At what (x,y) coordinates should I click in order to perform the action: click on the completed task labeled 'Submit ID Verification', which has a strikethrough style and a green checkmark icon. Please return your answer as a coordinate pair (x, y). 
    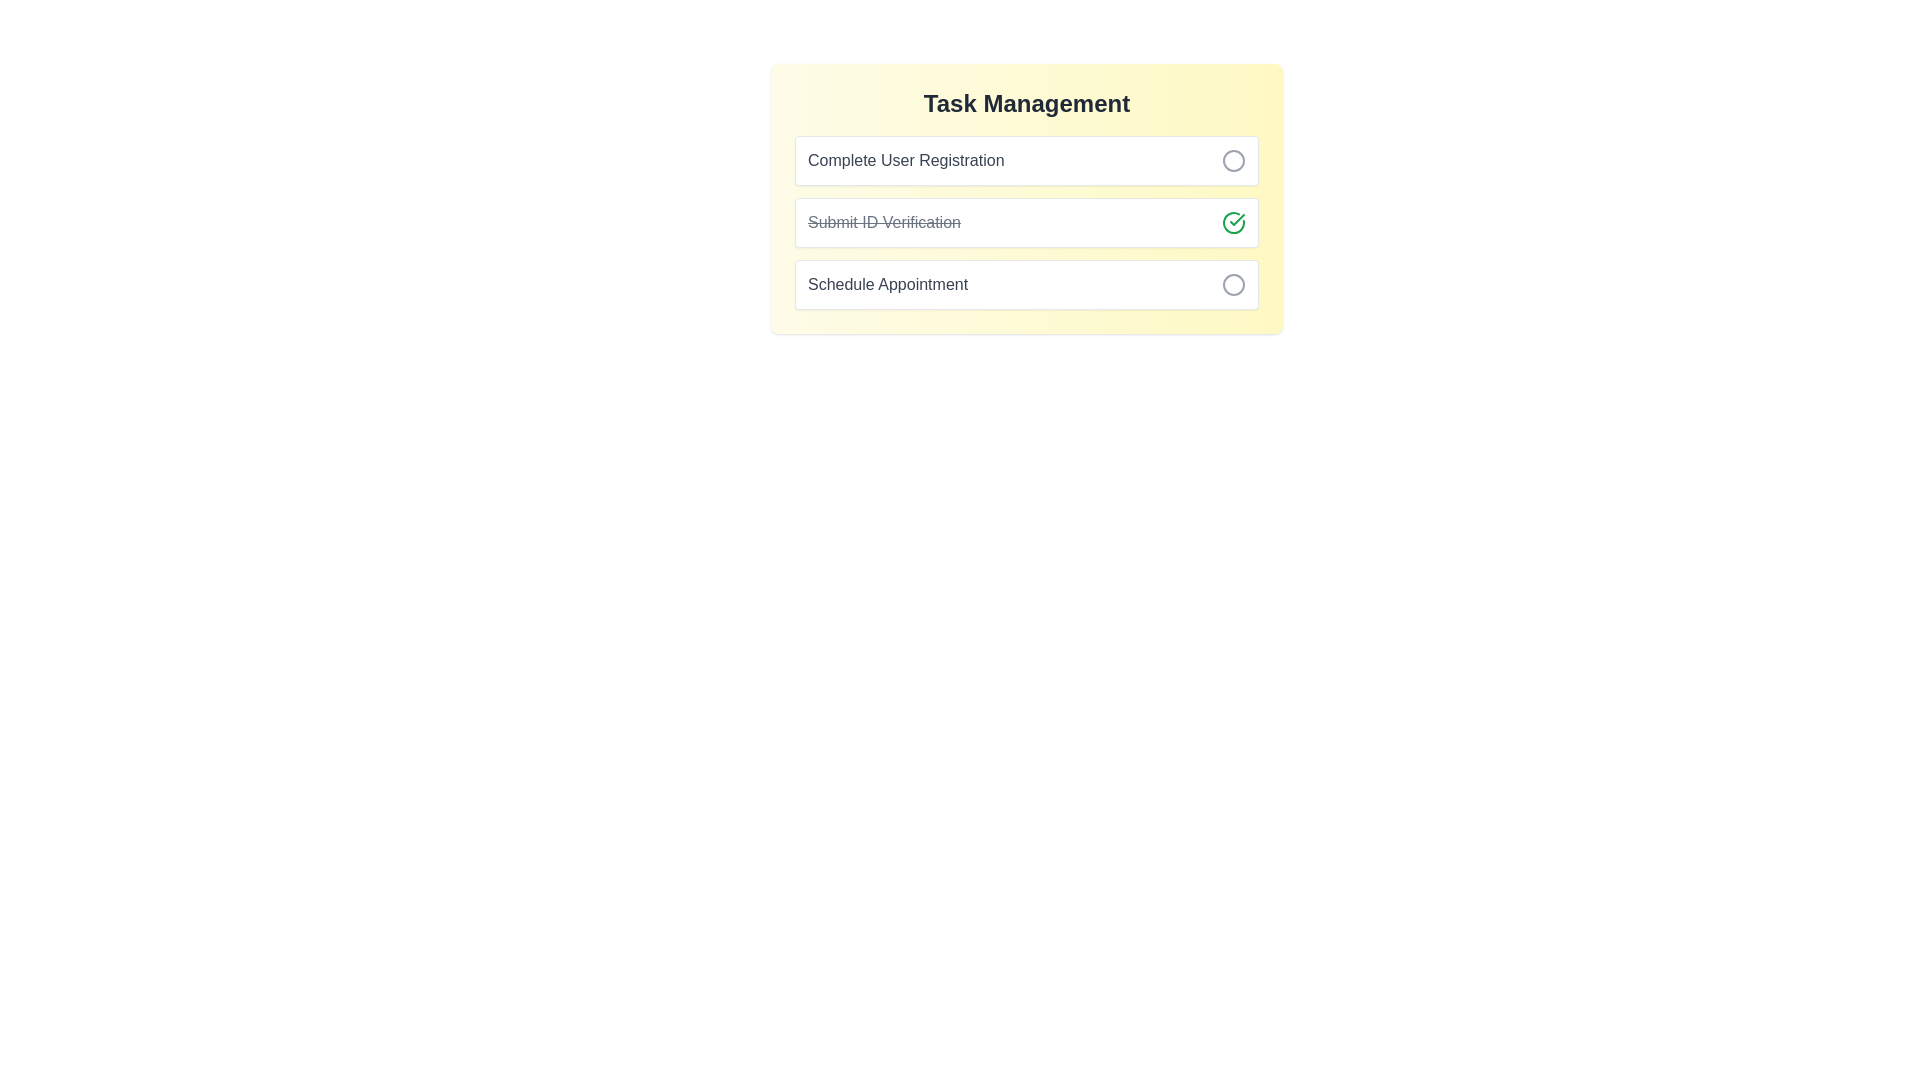
    Looking at the image, I should click on (1027, 199).